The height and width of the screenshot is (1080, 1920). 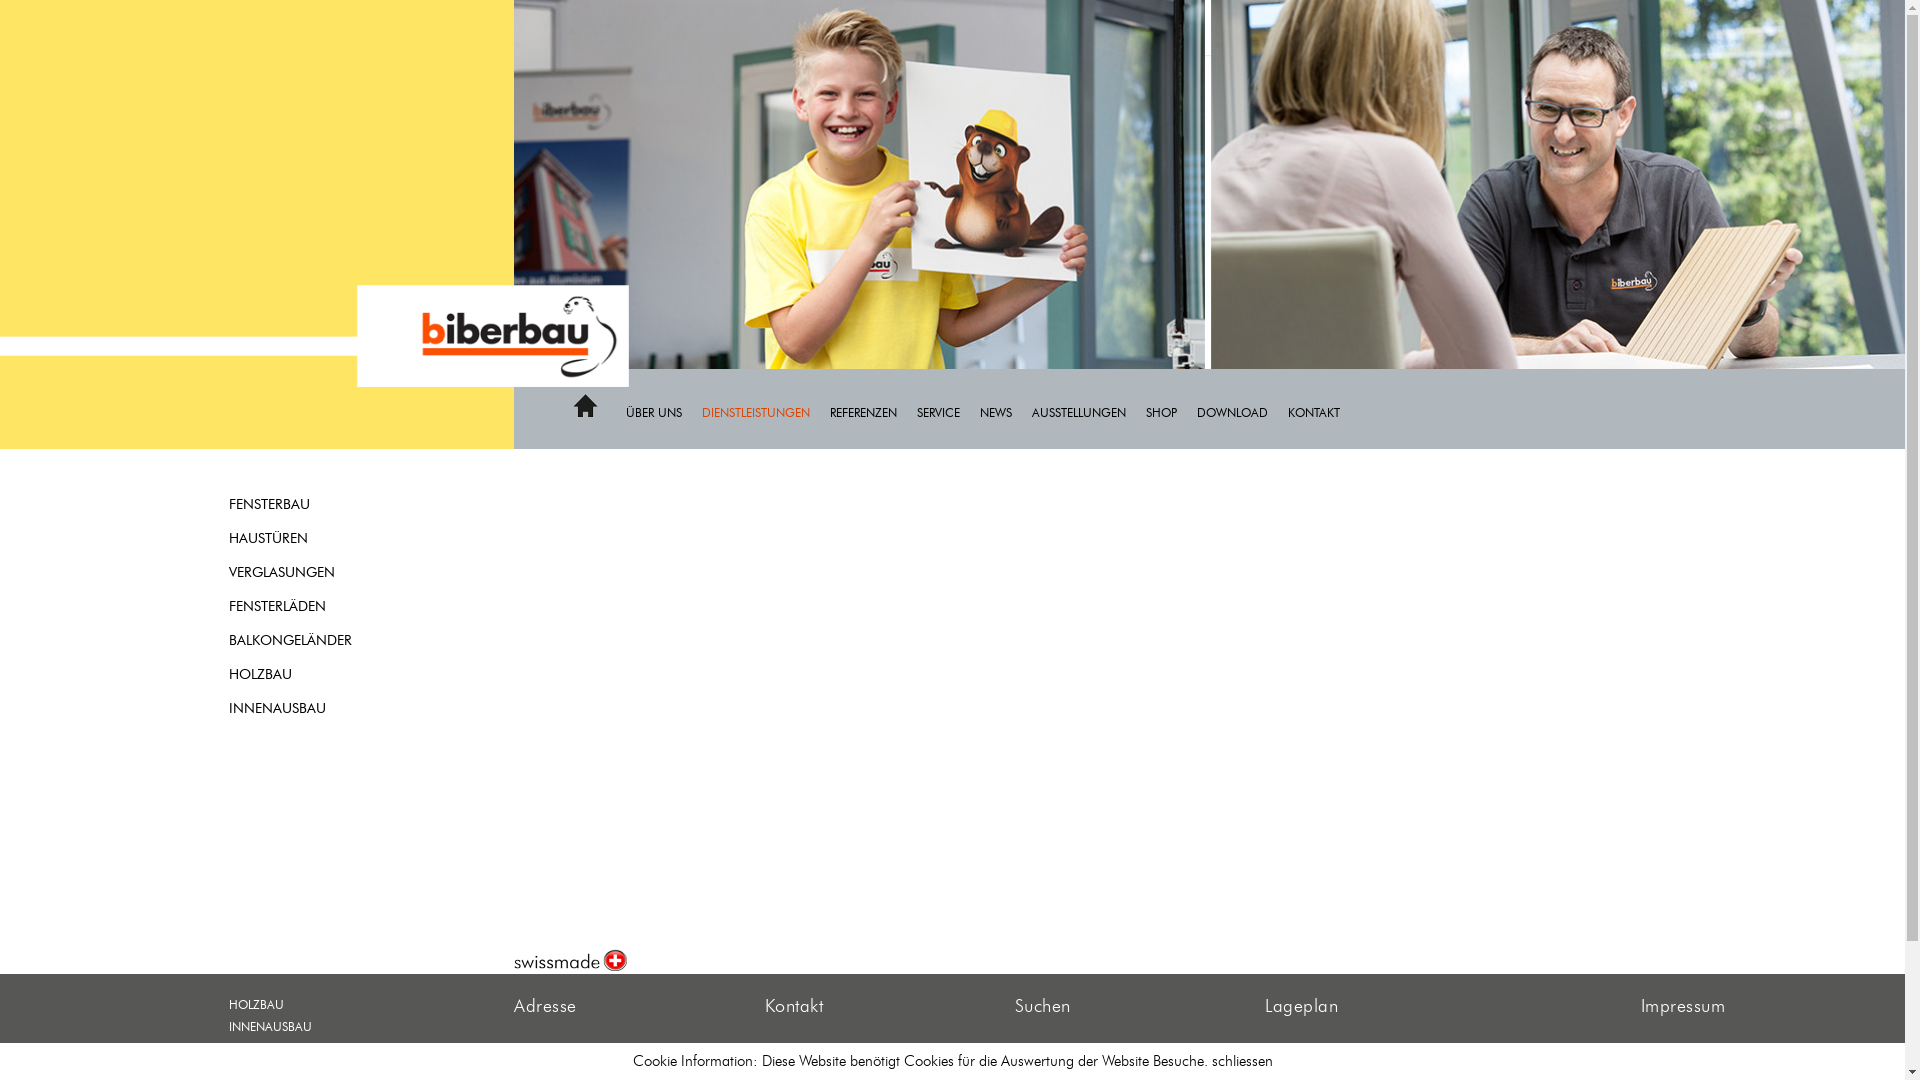 I want to click on 'Home', so click(x=584, y=412).